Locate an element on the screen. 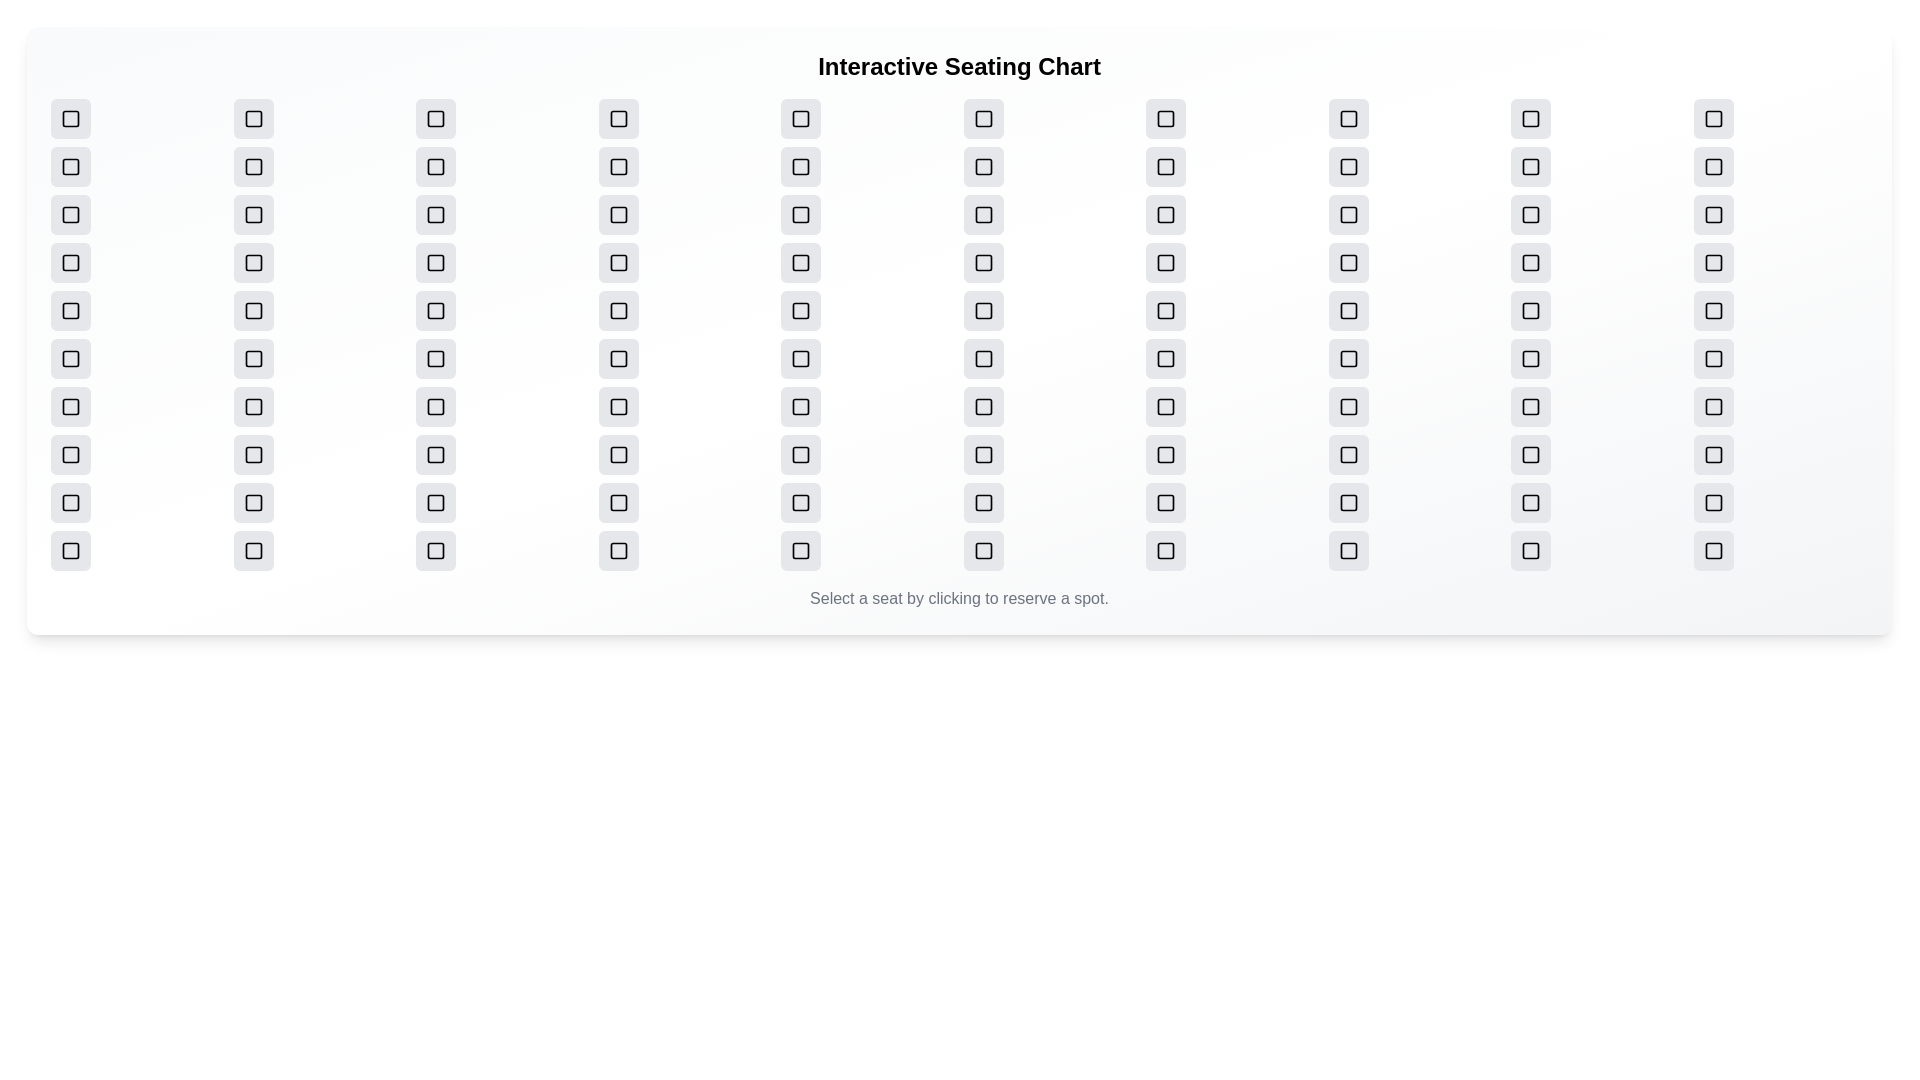 This screenshot has width=1920, height=1080. the text element containing the instructions below the seating chart is located at coordinates (958, 597).